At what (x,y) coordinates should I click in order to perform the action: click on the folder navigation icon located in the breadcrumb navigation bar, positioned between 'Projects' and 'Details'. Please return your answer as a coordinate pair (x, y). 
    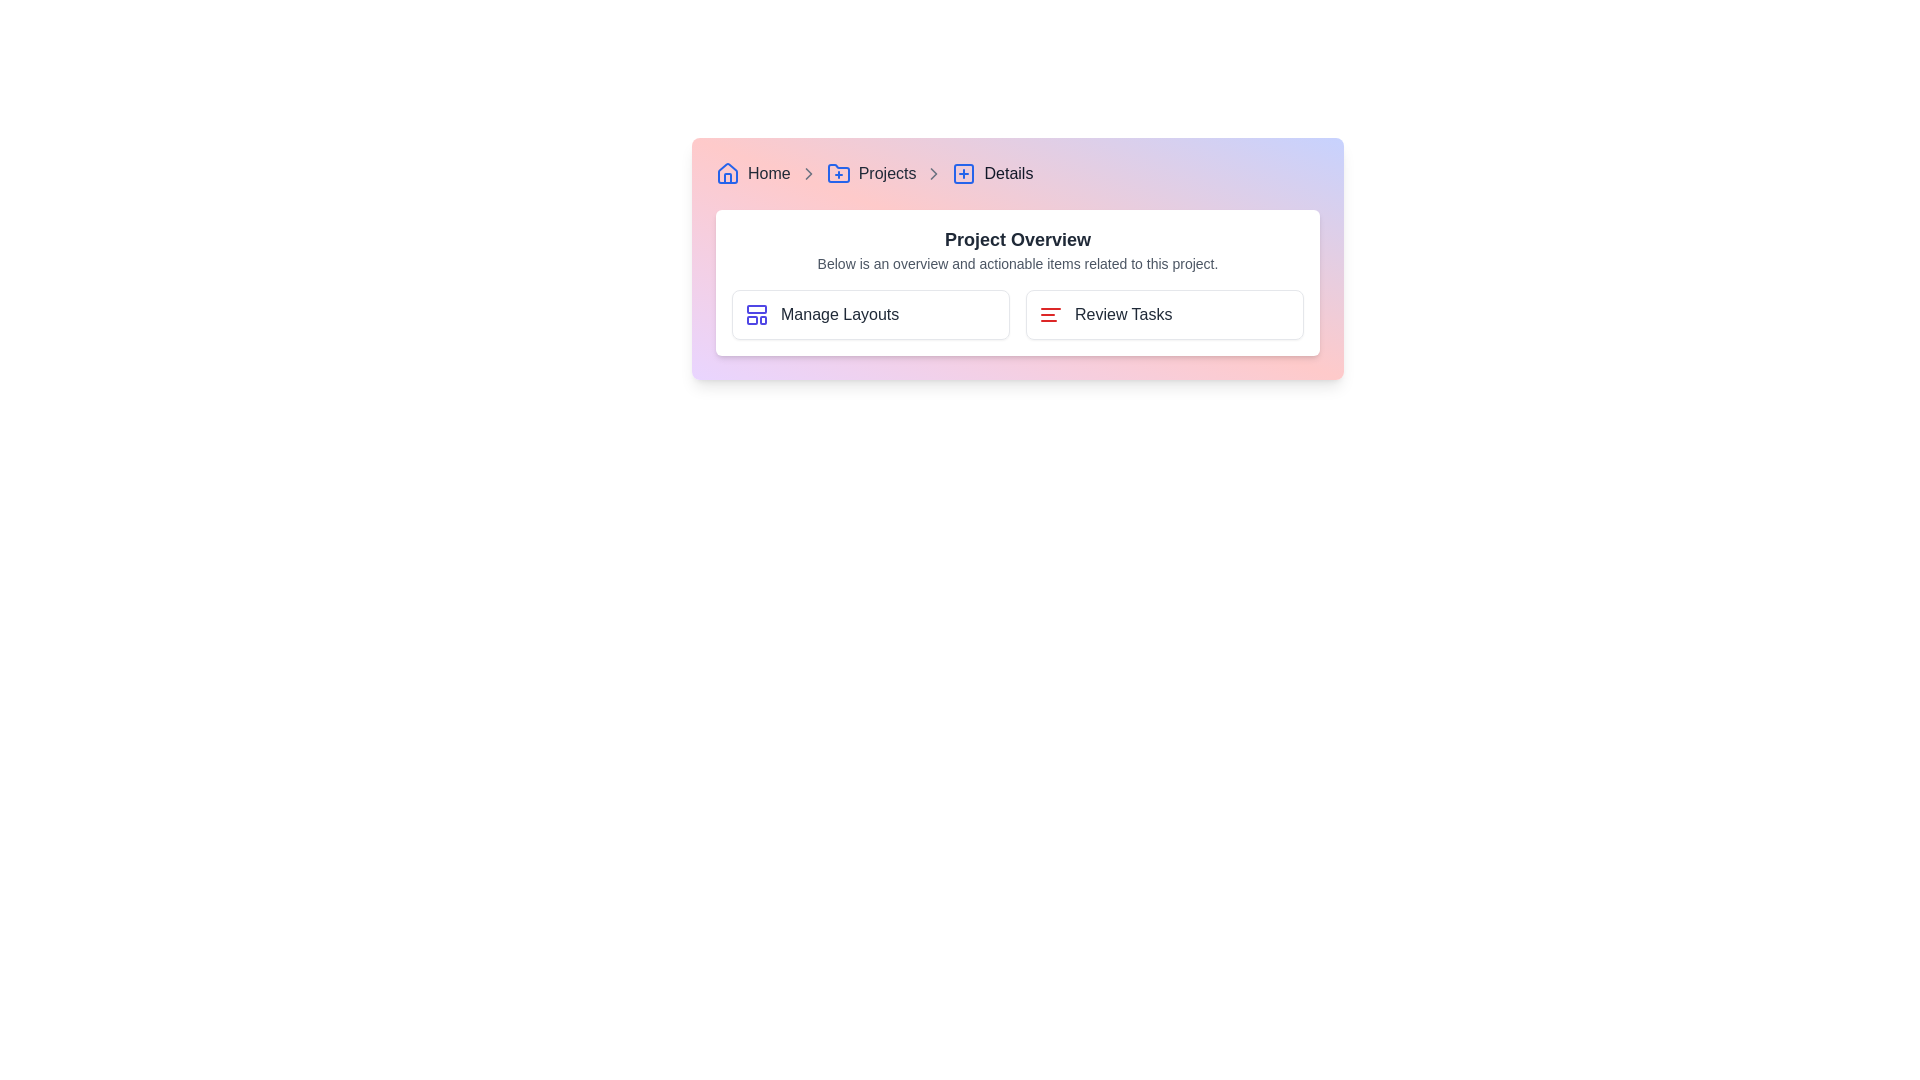
    Looking at the image, I should click on (838, 172).